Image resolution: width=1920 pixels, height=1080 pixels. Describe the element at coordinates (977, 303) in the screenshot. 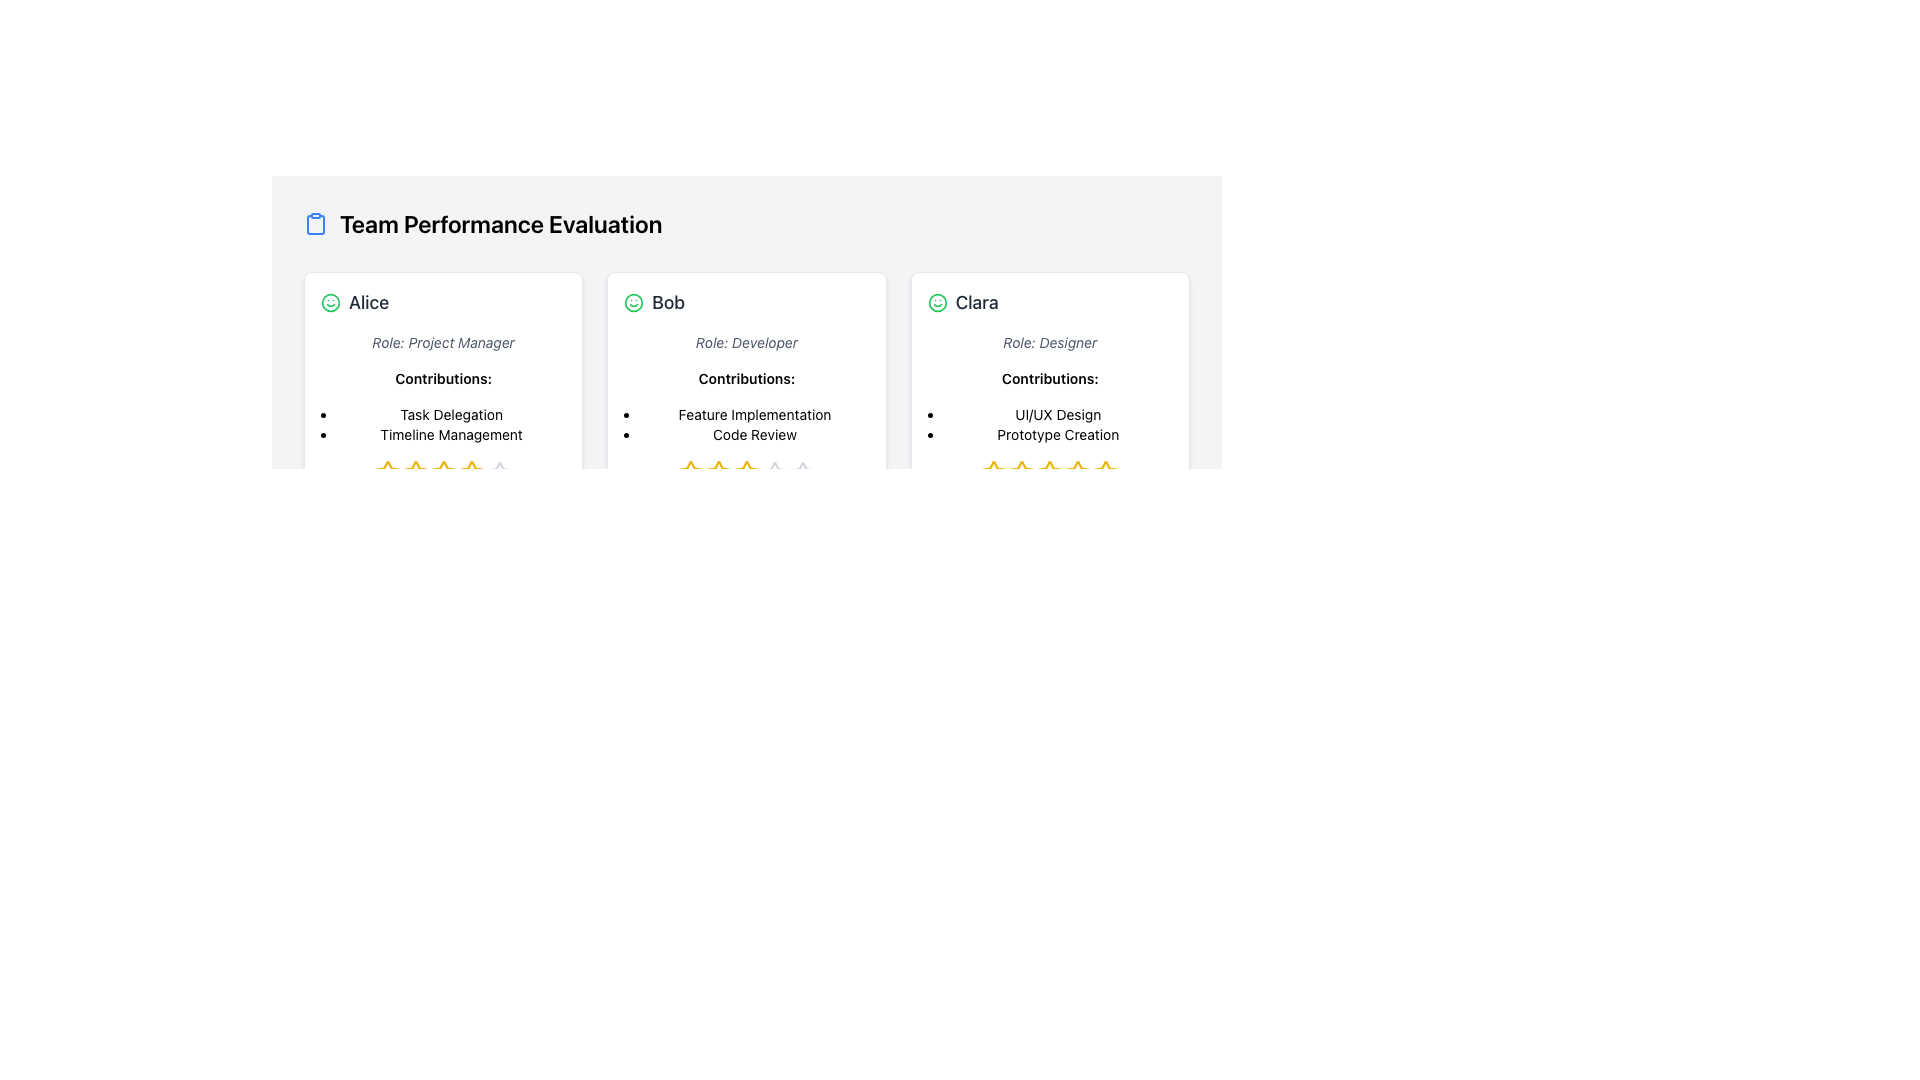

I see `the text label displaying the name 'Clara', which is styled in medium weight, dark gray font and is positioned in the upper portion of the third card from the left in a horizontal group of three cards` at that location.